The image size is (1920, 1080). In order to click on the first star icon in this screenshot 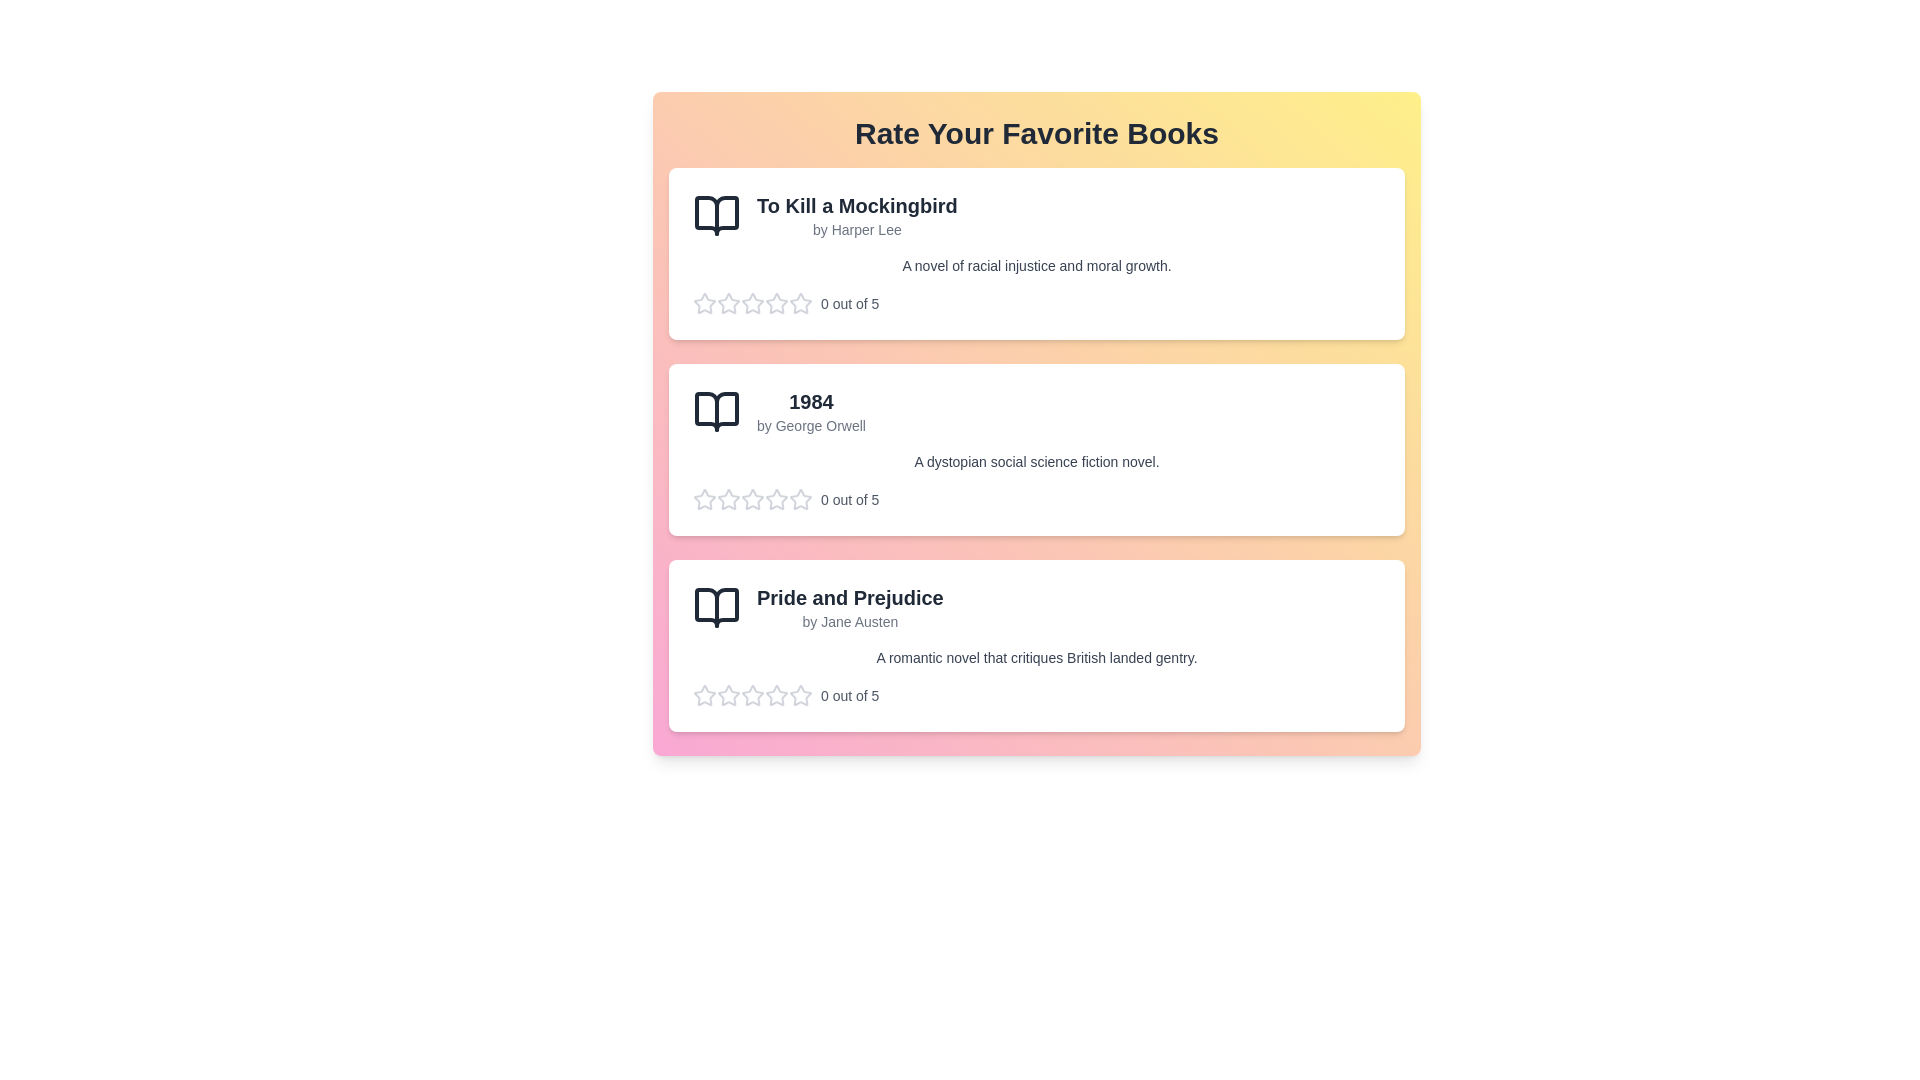, I will do `click(801, 694)`.